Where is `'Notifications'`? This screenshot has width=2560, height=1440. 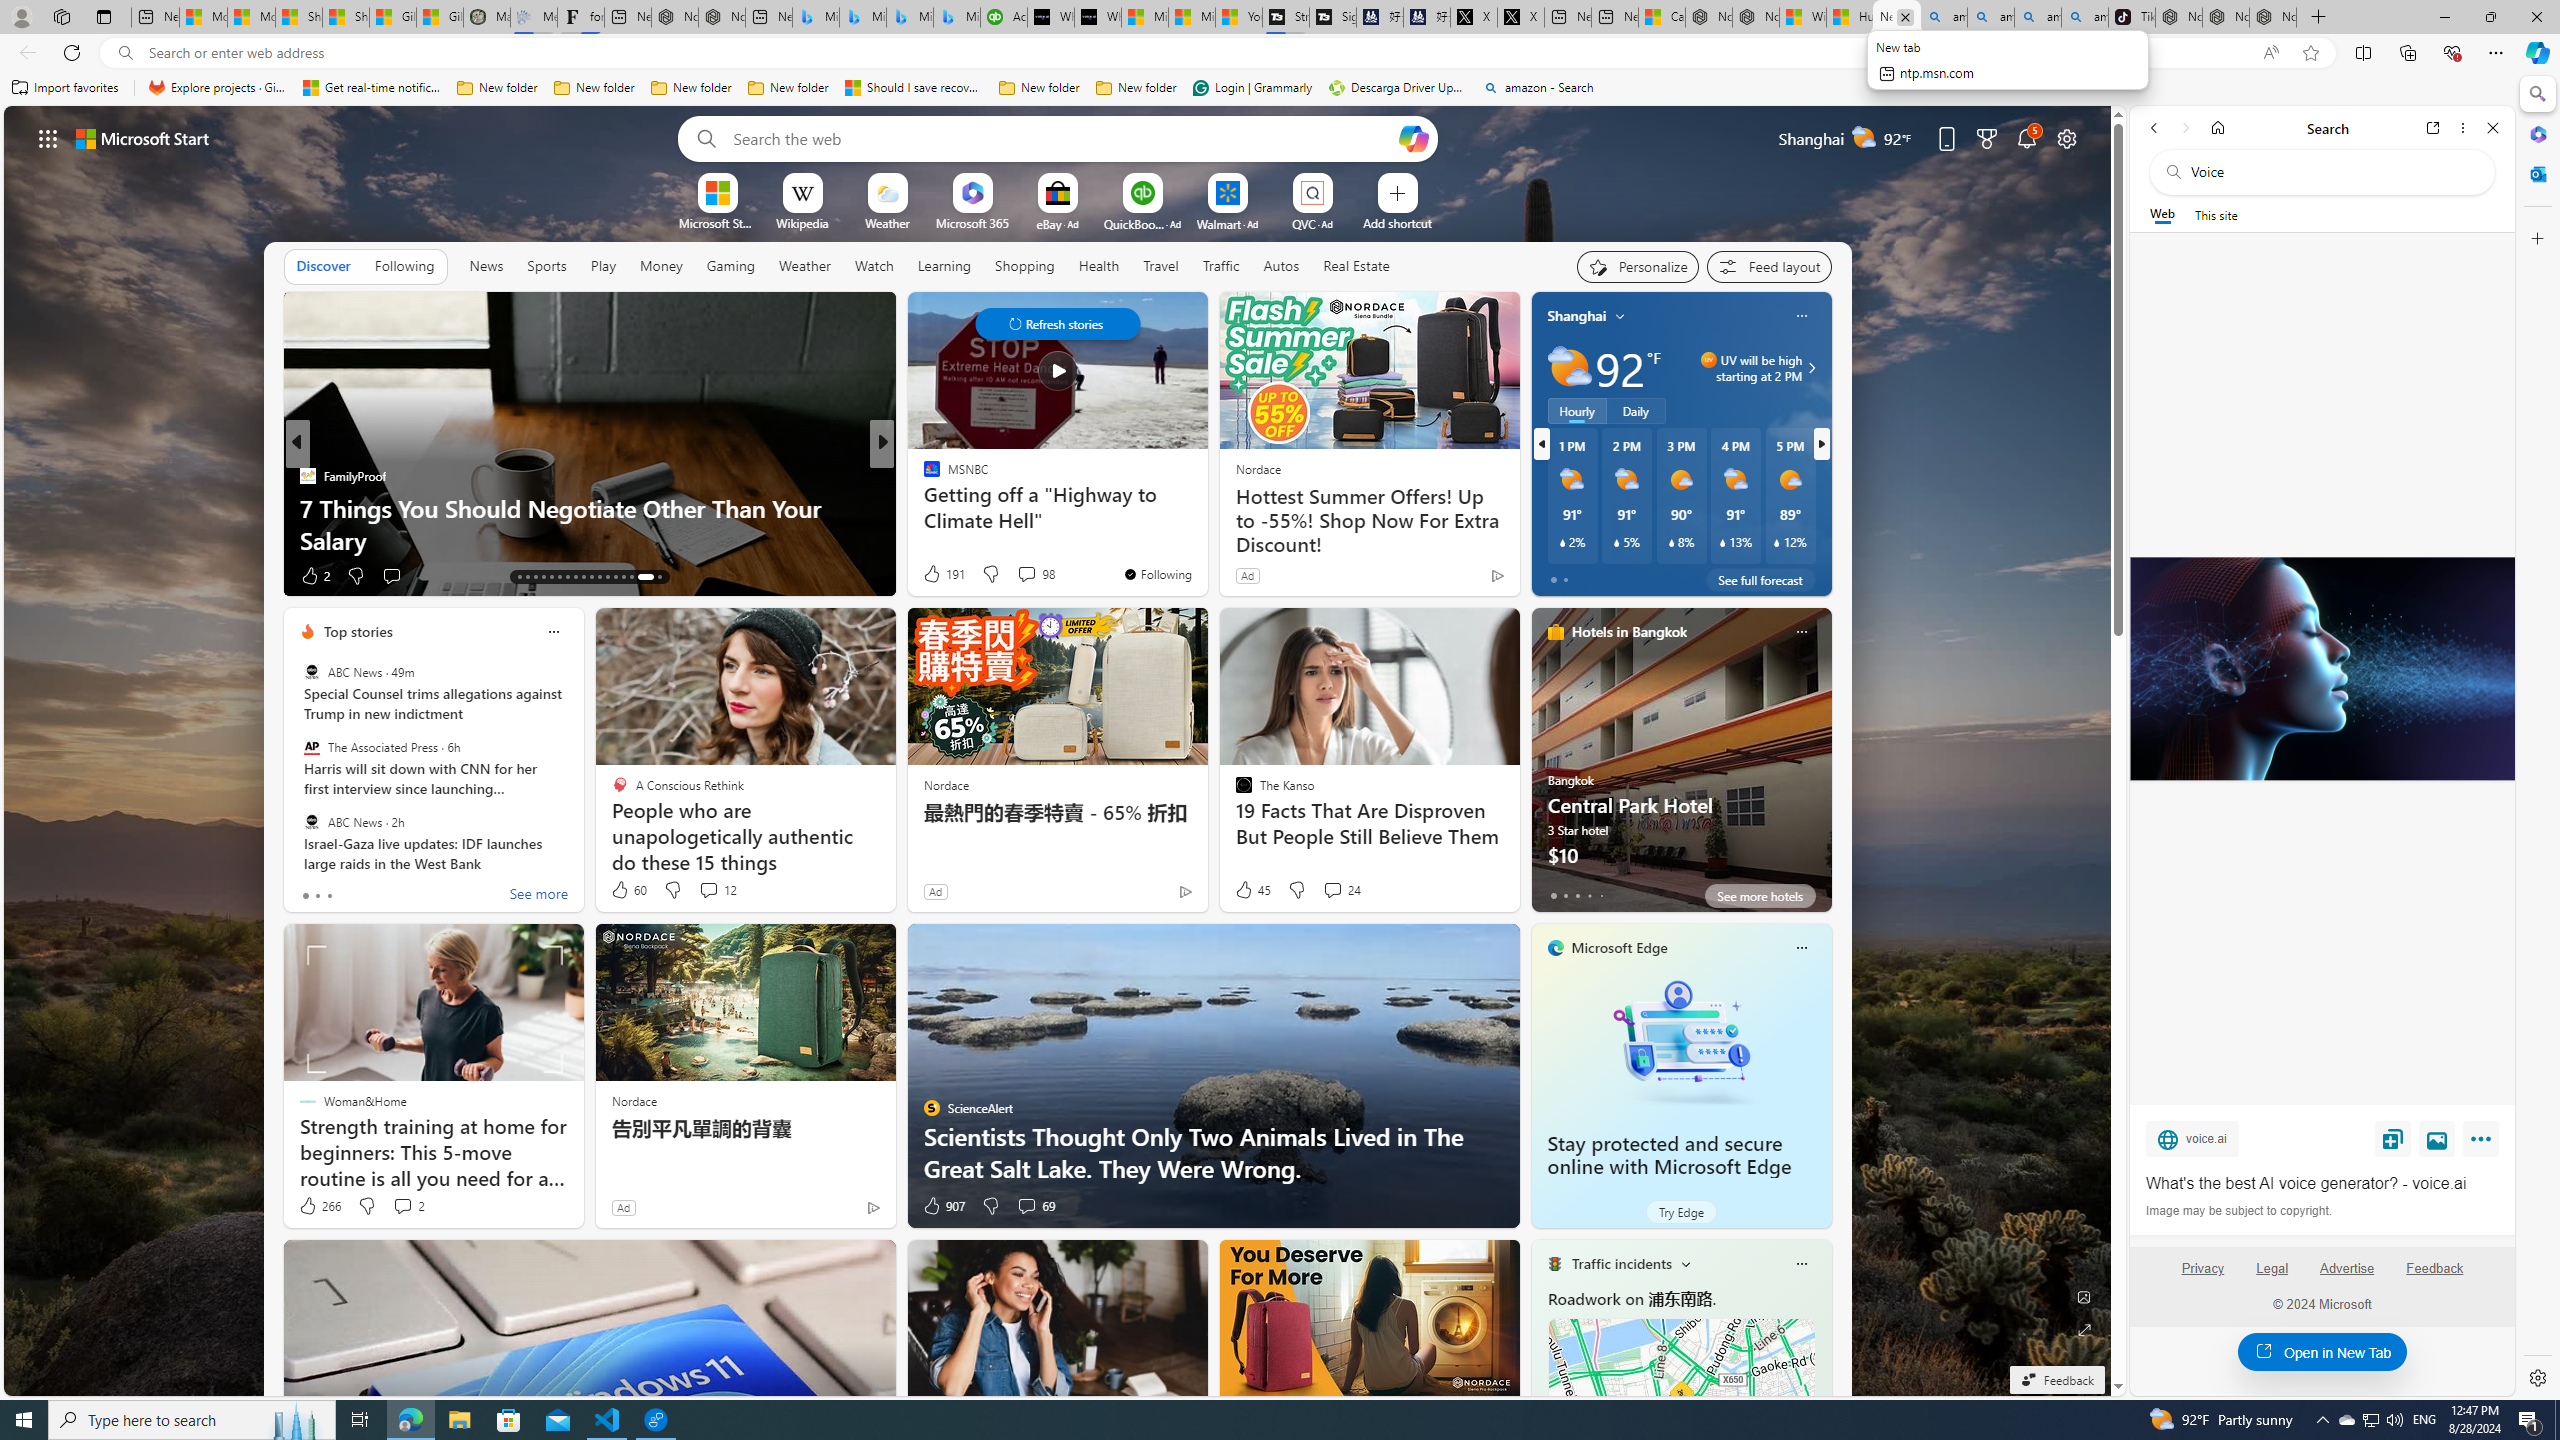
'Notifications' is located at coordinates (2026, 137).